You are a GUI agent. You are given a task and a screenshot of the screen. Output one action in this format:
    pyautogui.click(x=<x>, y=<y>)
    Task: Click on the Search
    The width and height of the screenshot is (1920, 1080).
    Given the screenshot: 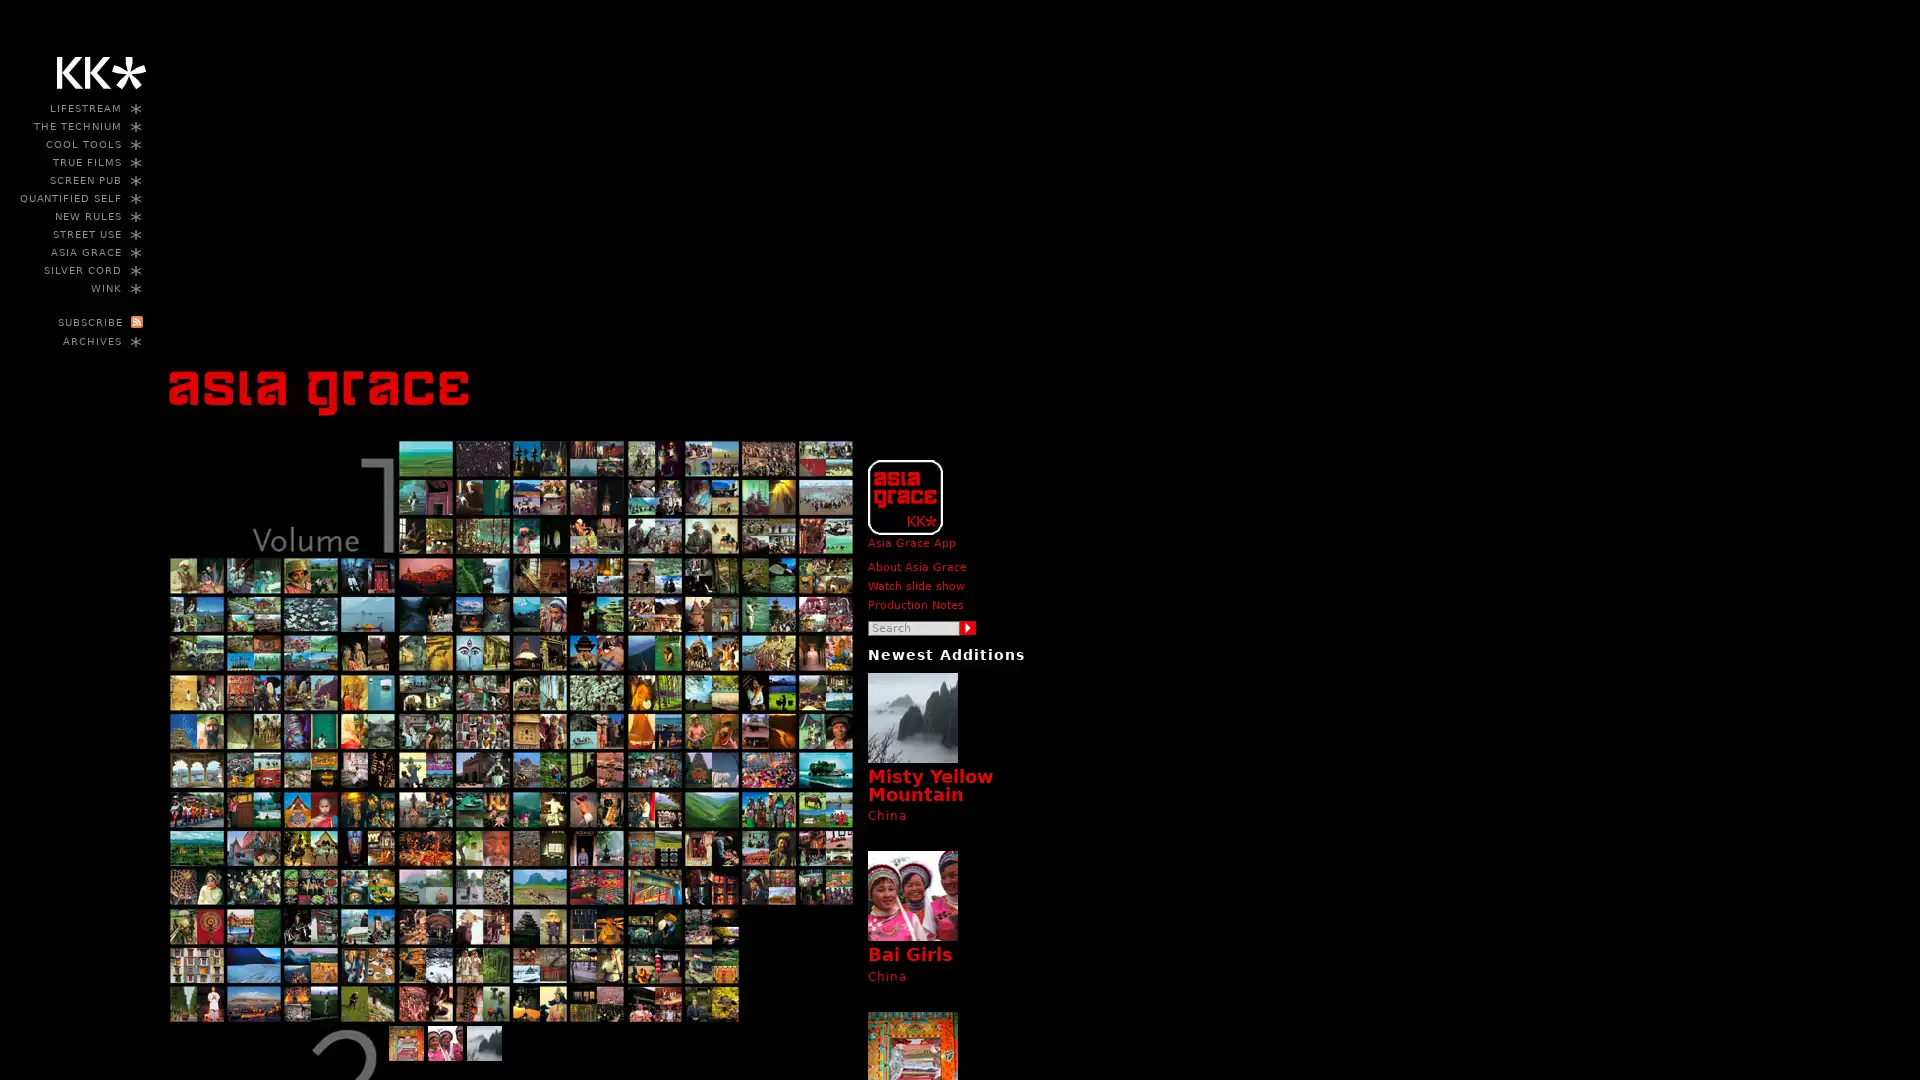 What is the action you would take?
    pyautogui.click(x=968, y=627)
    